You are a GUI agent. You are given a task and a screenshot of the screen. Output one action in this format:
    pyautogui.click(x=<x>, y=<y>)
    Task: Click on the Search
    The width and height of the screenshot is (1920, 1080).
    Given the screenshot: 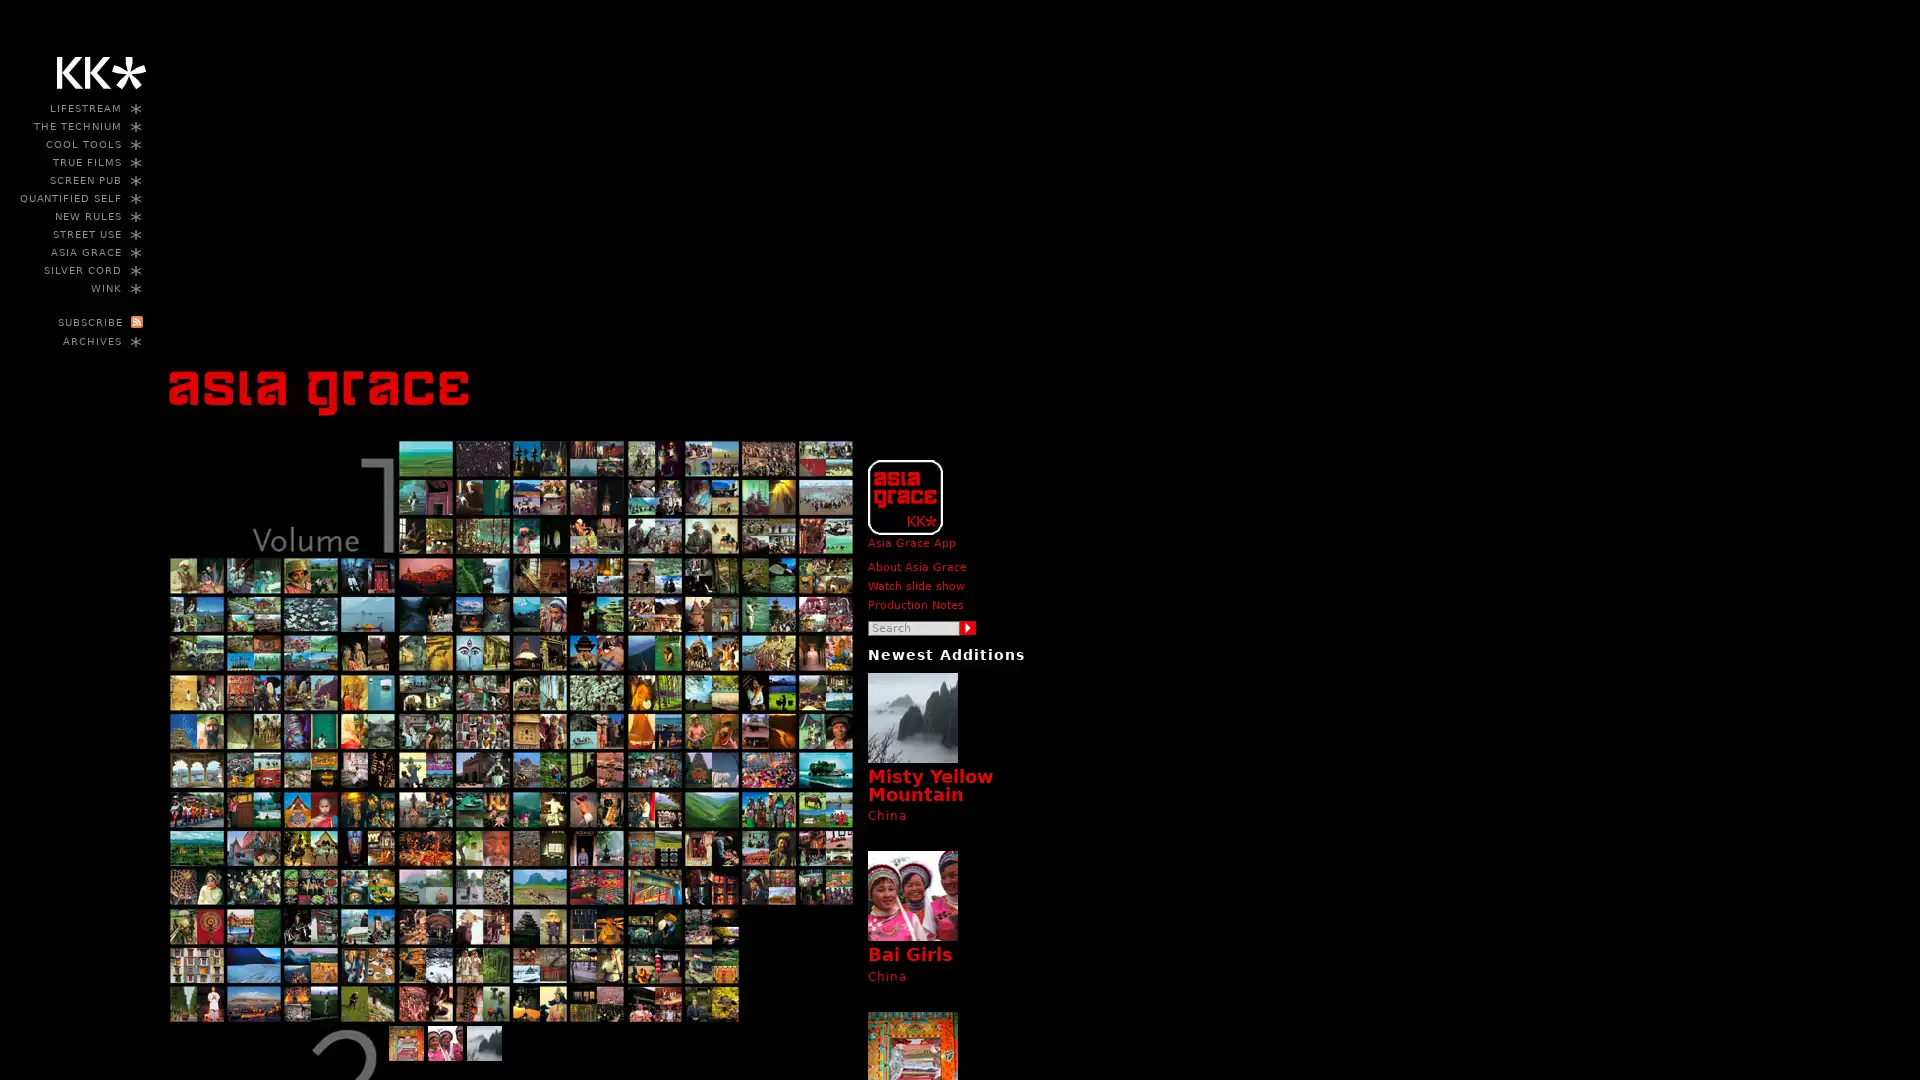 What is the action you would take?
    pyautogui.click(x=968, y=627)
    